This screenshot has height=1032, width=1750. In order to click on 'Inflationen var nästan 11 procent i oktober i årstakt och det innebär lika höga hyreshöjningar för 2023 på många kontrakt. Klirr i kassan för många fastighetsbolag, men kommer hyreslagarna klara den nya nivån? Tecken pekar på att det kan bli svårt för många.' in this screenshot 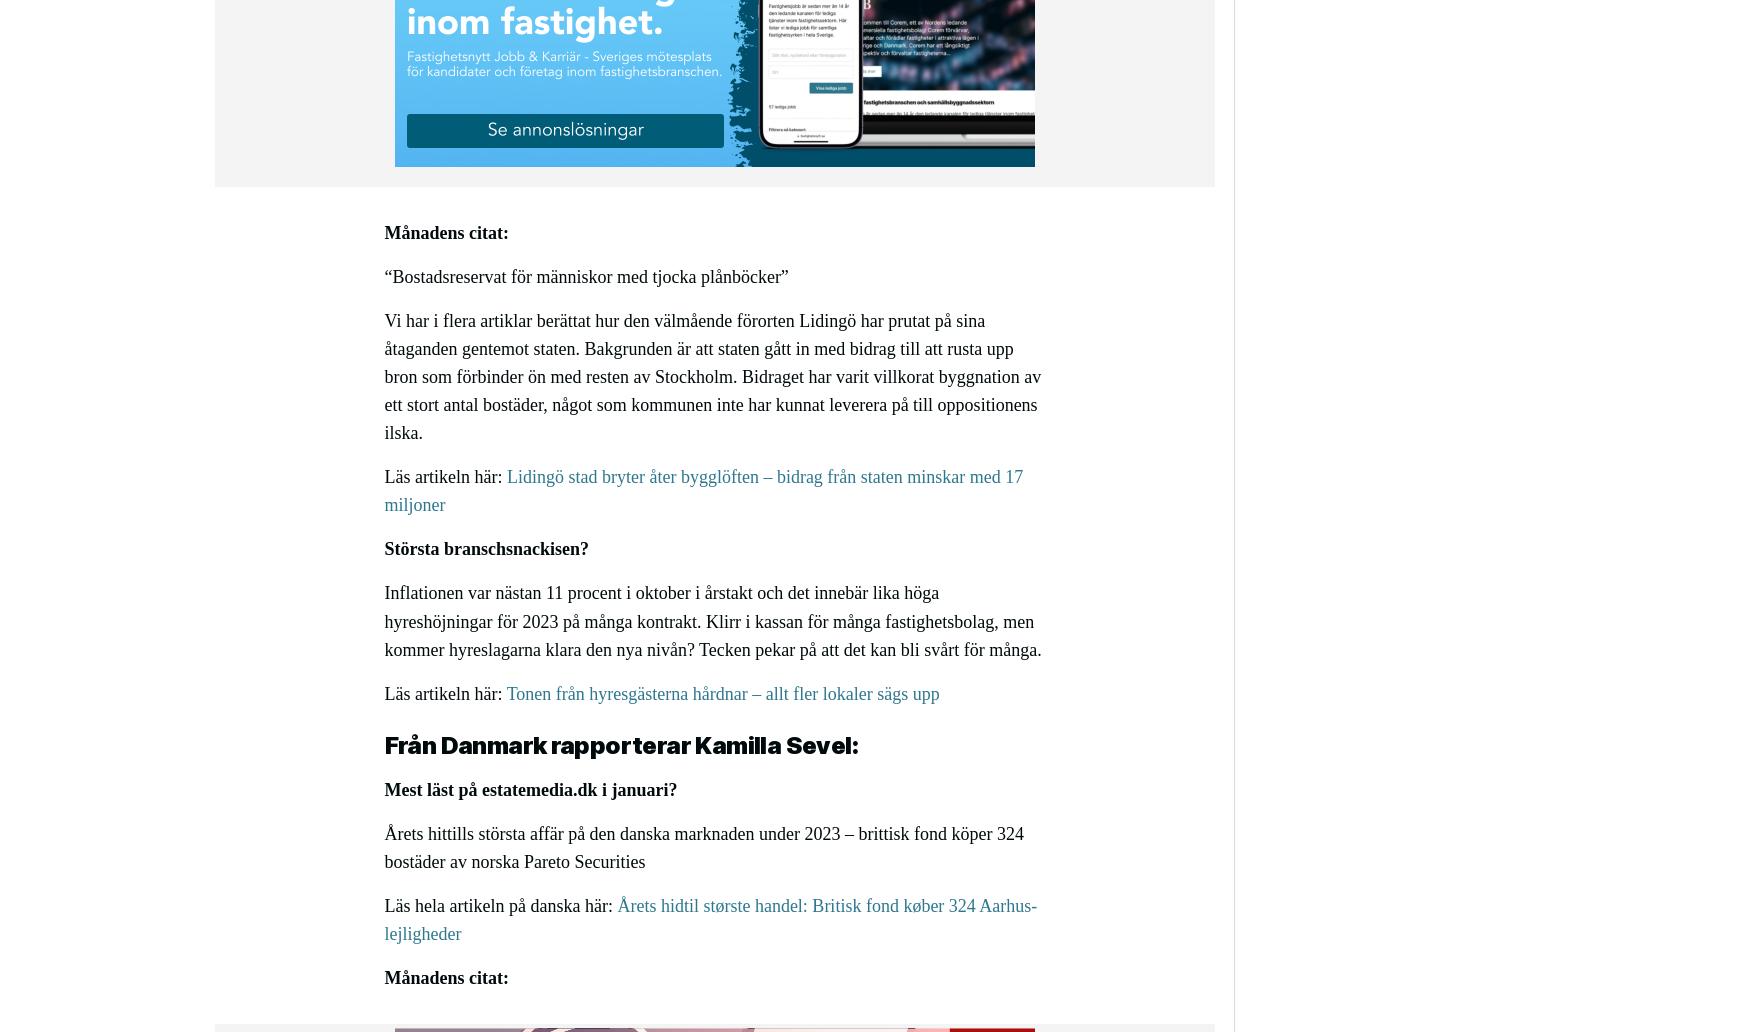, I will do `click(712, 620)`.